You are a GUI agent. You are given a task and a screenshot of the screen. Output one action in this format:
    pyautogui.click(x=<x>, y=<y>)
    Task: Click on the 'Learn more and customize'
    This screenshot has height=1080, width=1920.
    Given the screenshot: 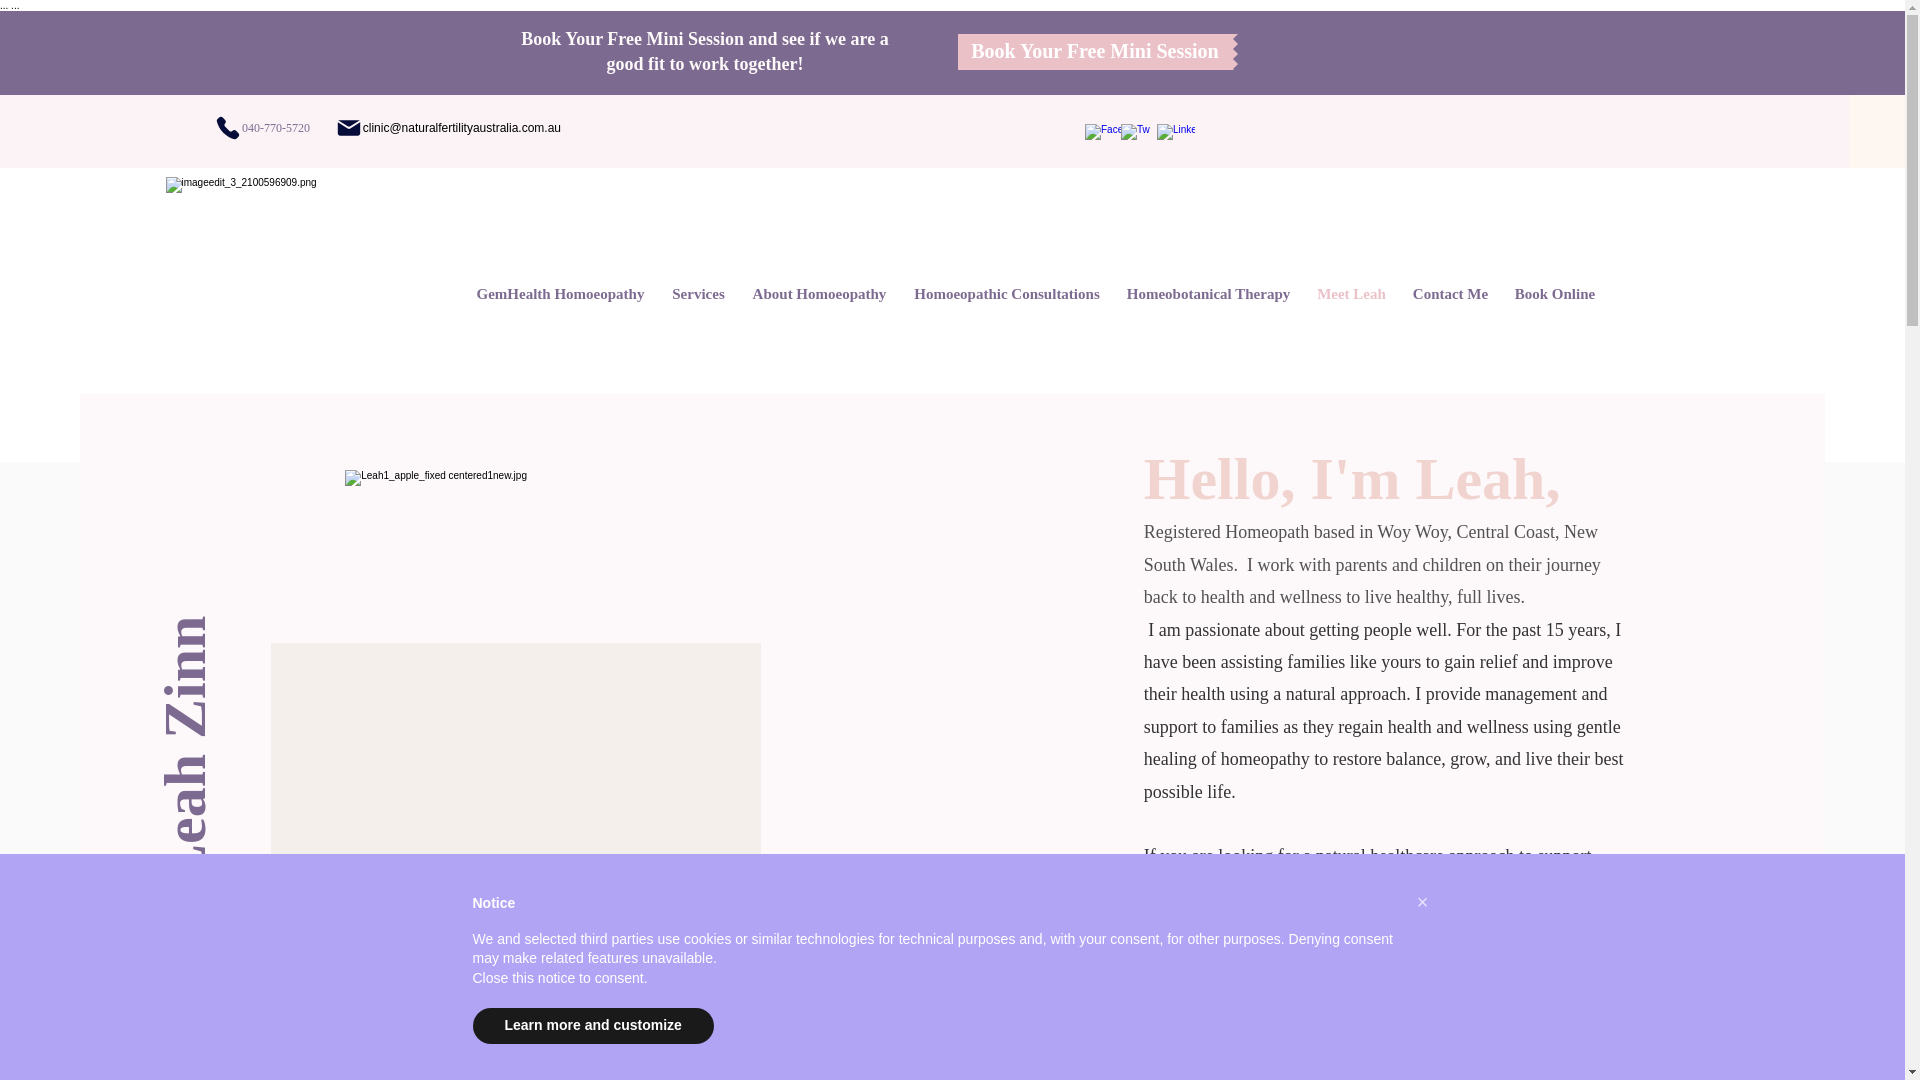 What is the action you would take?
    pyautogui.click(x=591, y=1026)
    